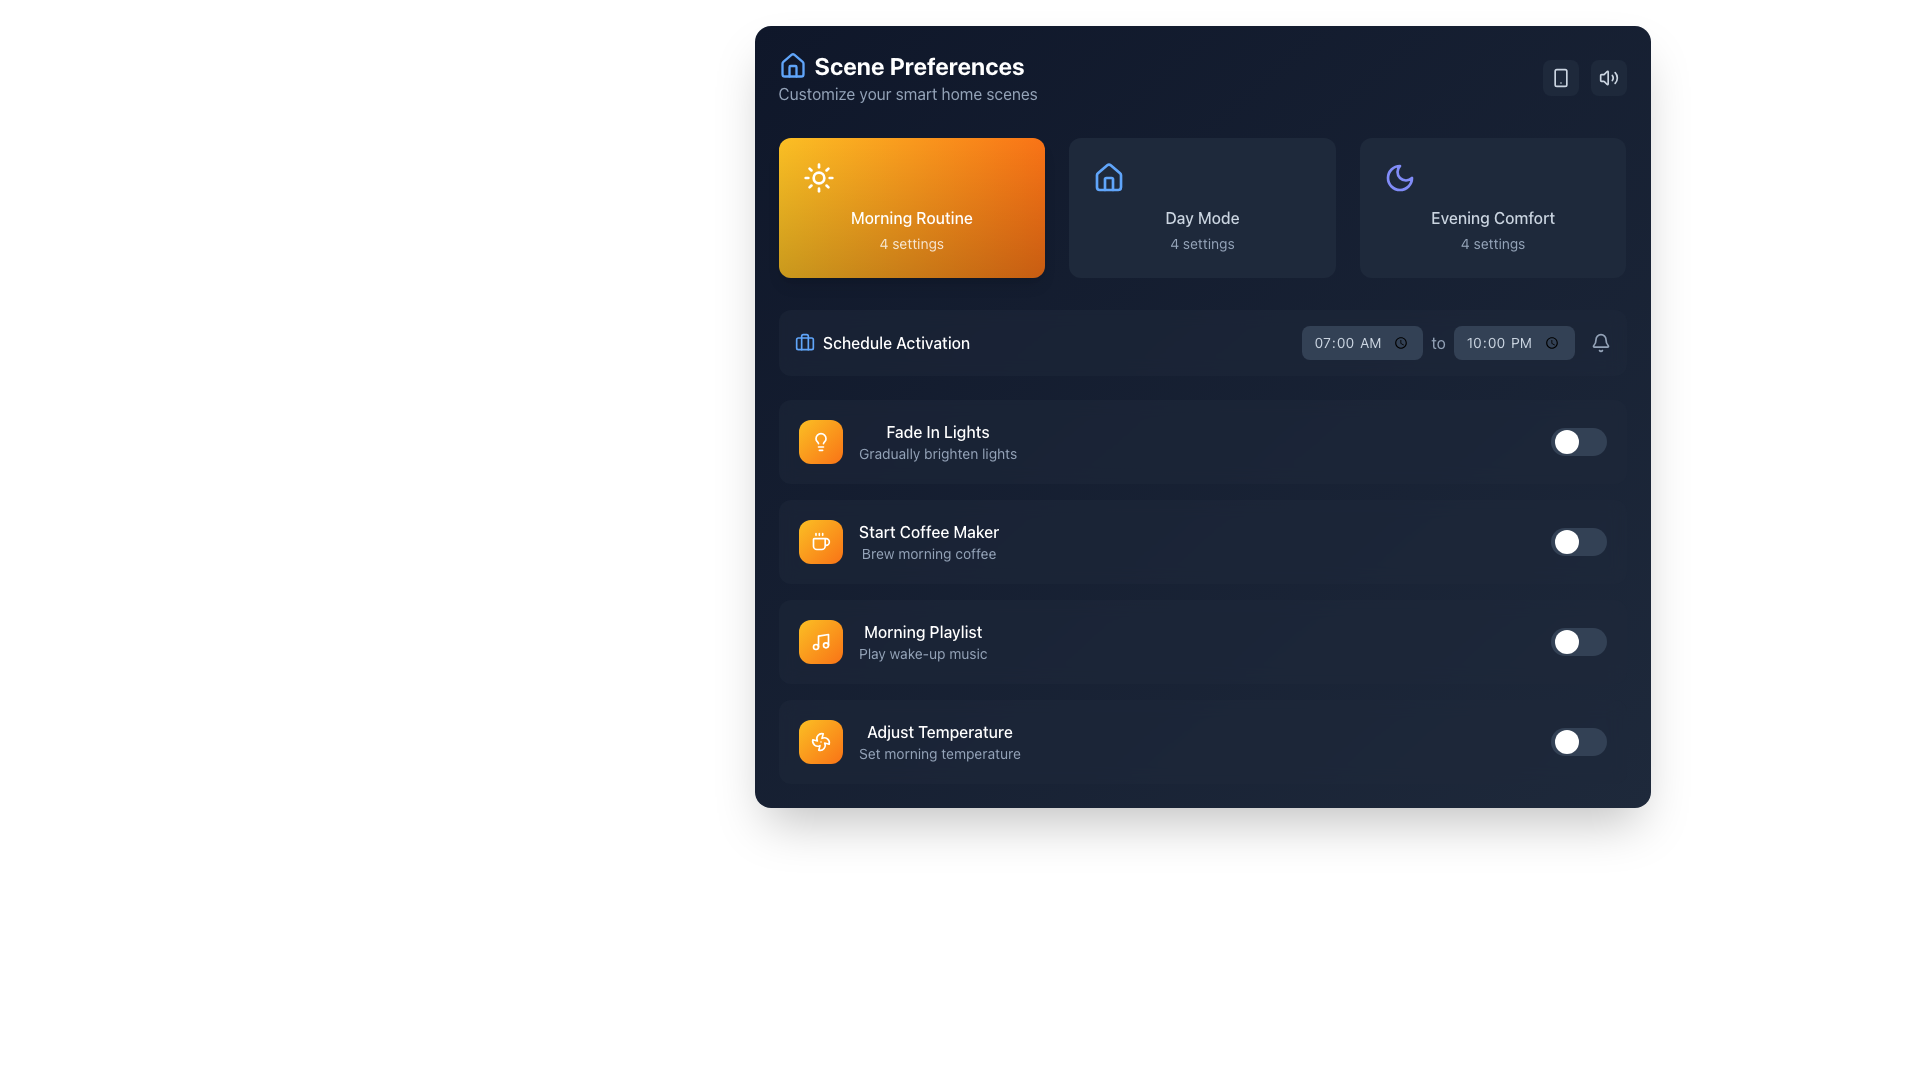  What do you see at coordinates (910, 208) in the screenshot?
I see `the 'Morning Routine' text block` at bounding box center [910, 208].